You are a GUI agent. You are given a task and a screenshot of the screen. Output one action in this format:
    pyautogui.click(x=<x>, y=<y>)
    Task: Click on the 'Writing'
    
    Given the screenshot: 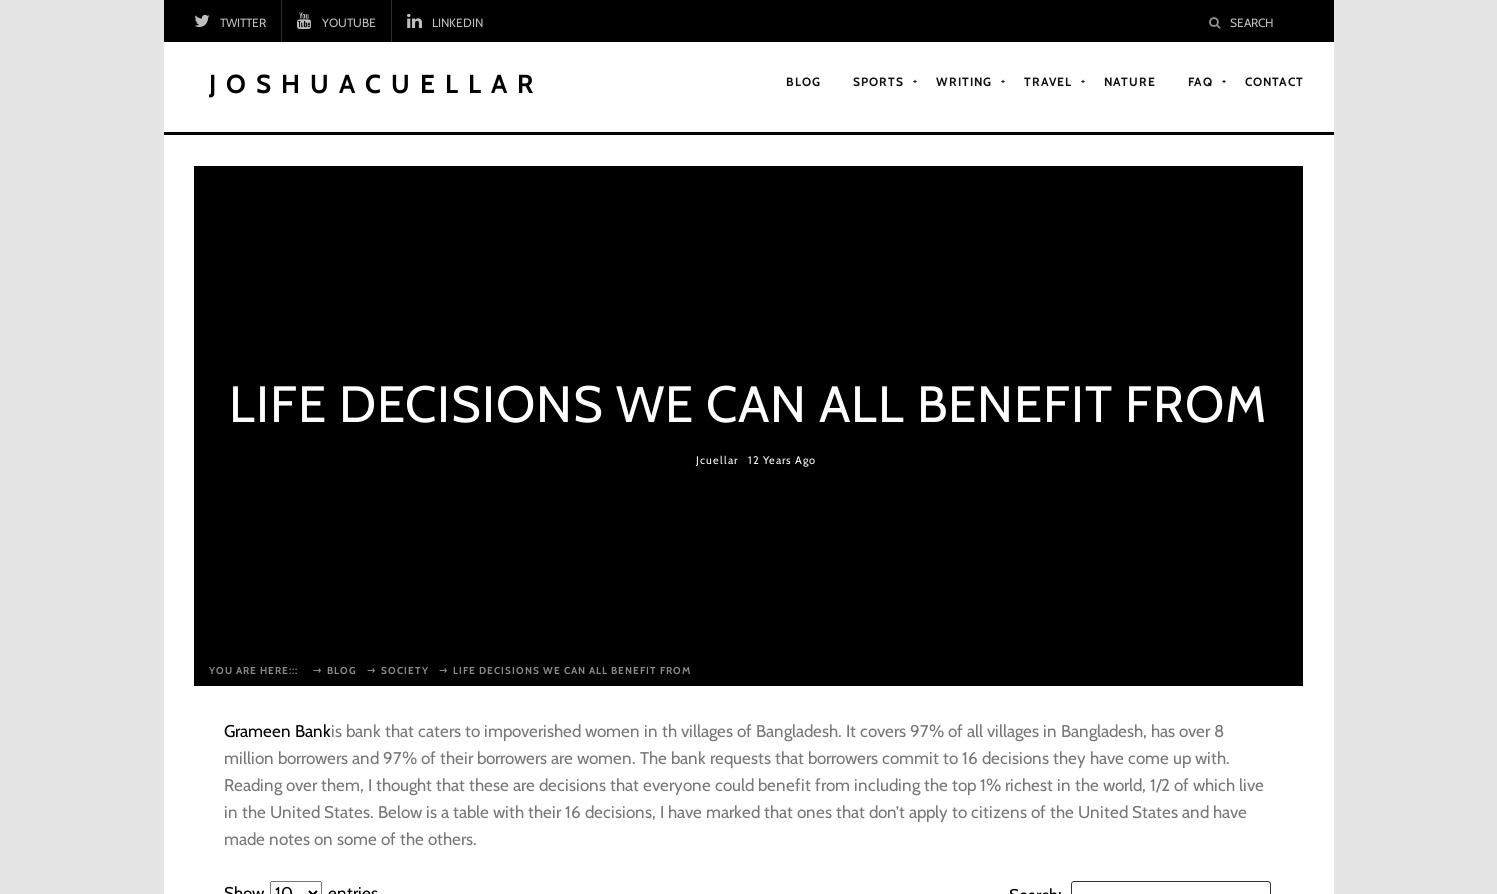 What is the action you would take?
    pyautogui.click(x=963, y=80)
    